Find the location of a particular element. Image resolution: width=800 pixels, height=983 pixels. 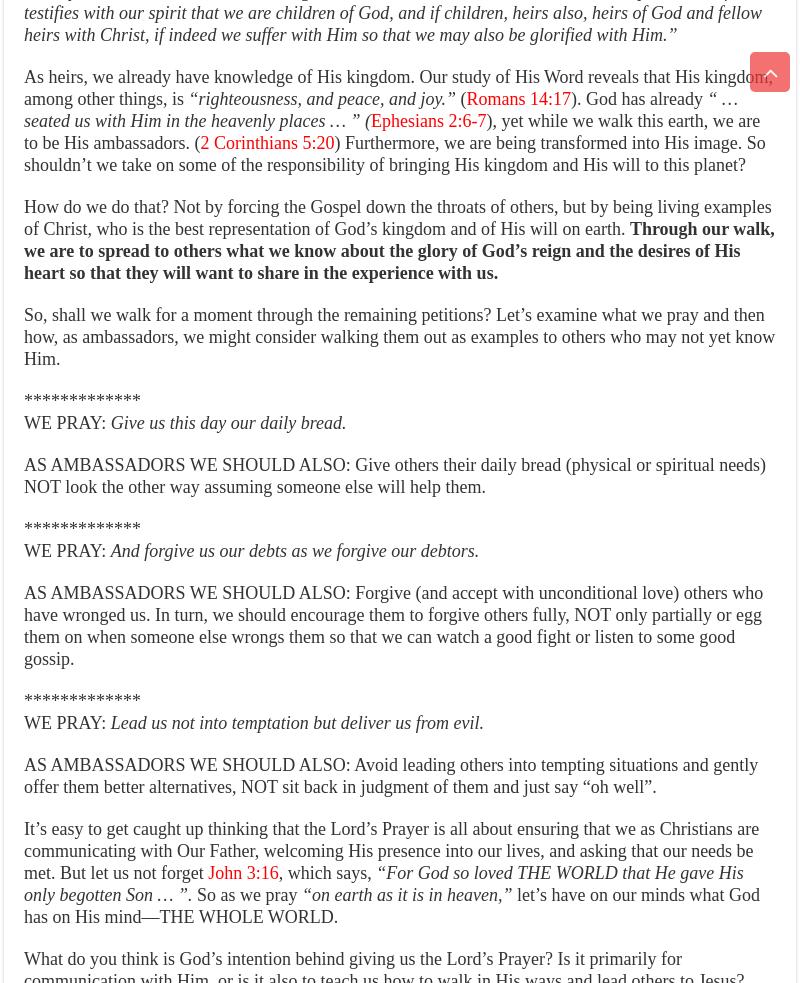

'Lead us not into temptation but deliver us from evil.' is located at coordinates (296, 721).